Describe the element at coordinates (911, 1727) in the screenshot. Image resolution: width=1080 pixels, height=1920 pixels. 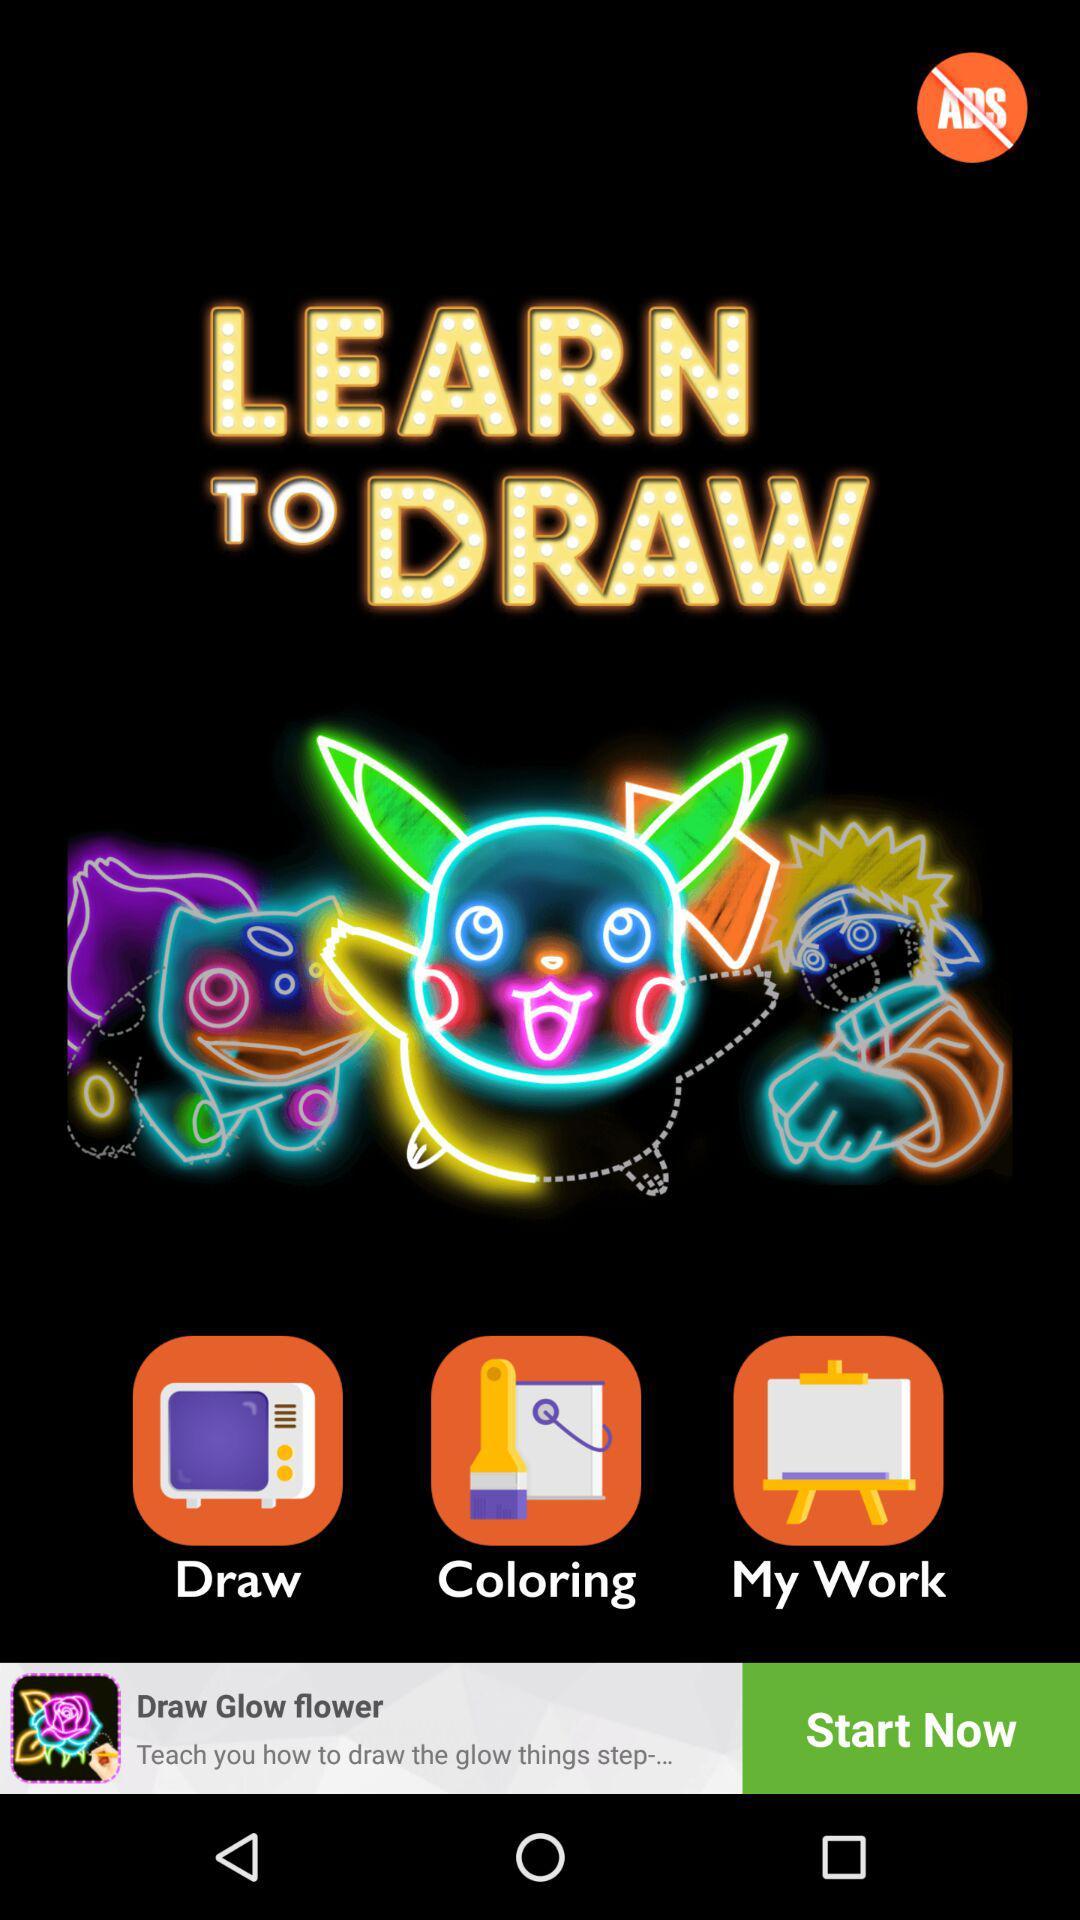
I see `the app to the right of draw glow flower app` at that location.